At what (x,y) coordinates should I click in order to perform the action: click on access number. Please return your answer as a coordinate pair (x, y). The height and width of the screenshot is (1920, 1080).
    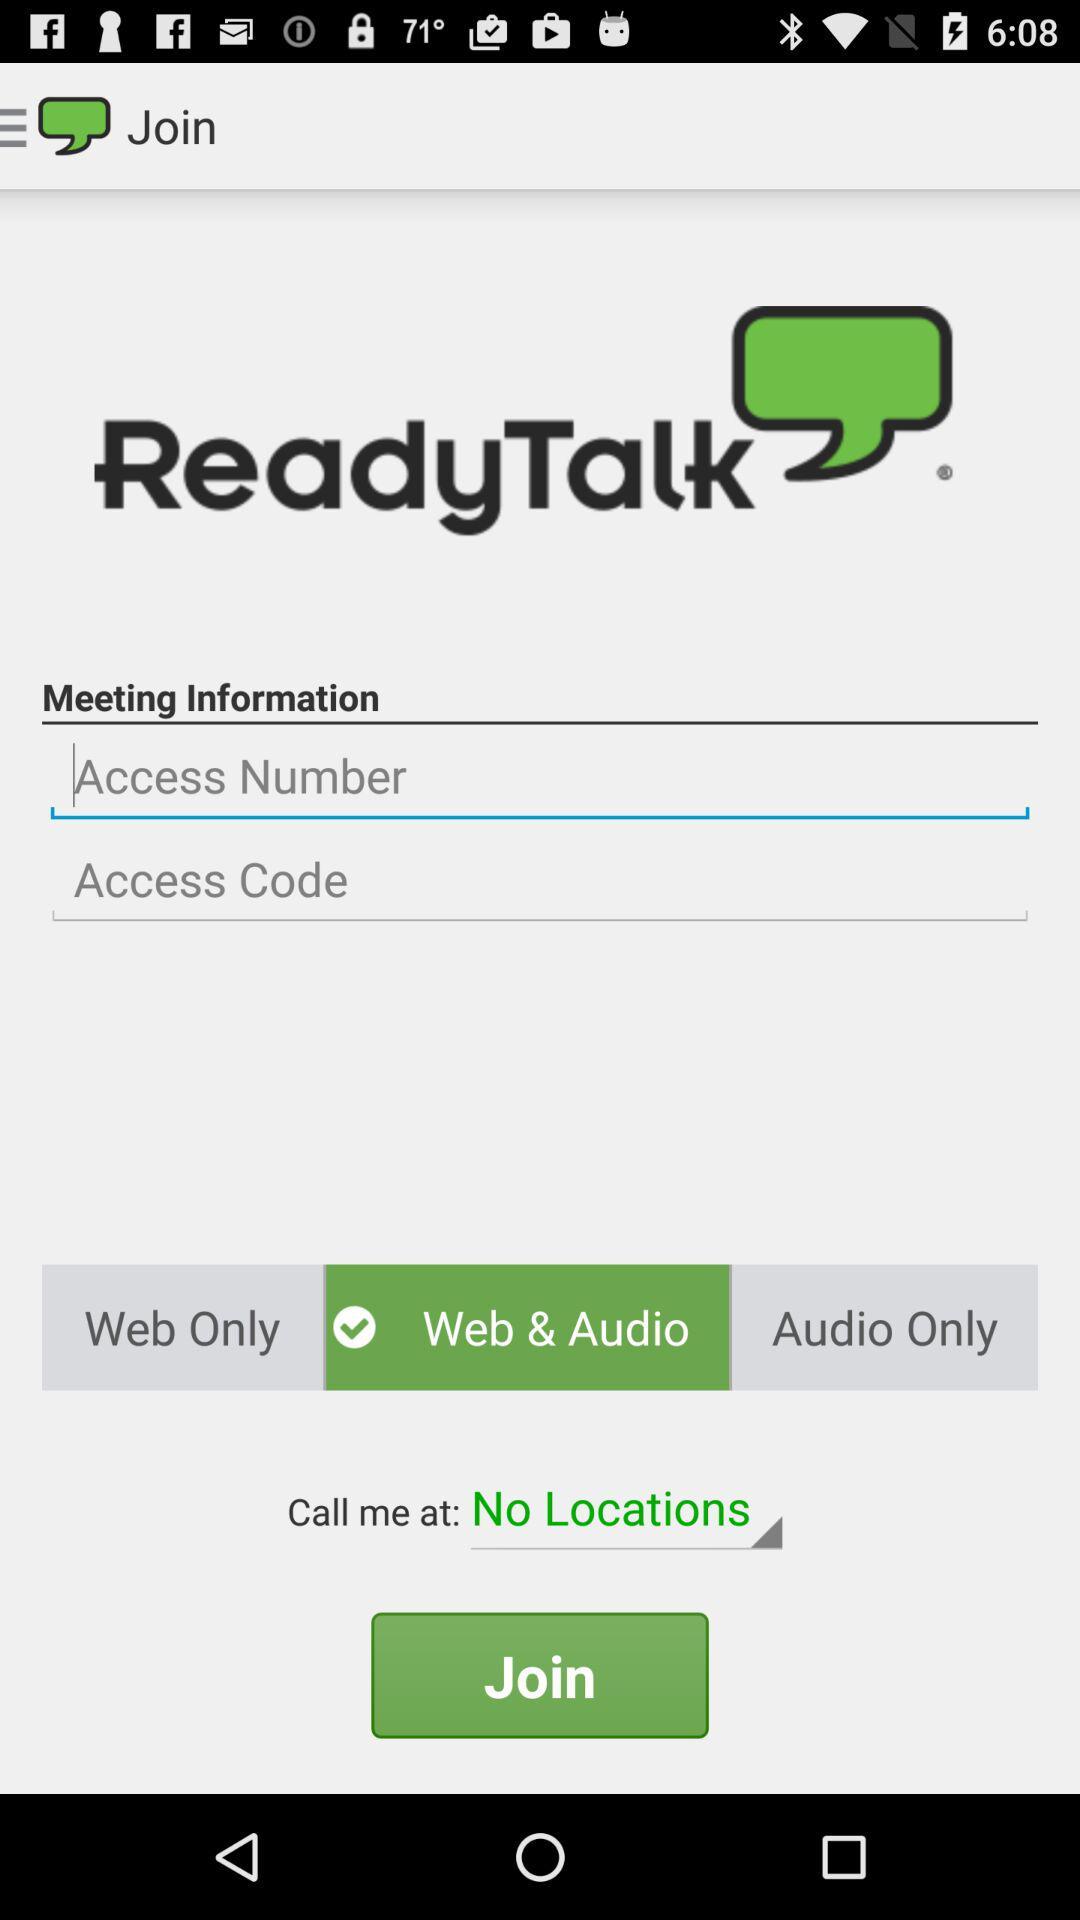
    Looking at the image, I should click on (540, 775).